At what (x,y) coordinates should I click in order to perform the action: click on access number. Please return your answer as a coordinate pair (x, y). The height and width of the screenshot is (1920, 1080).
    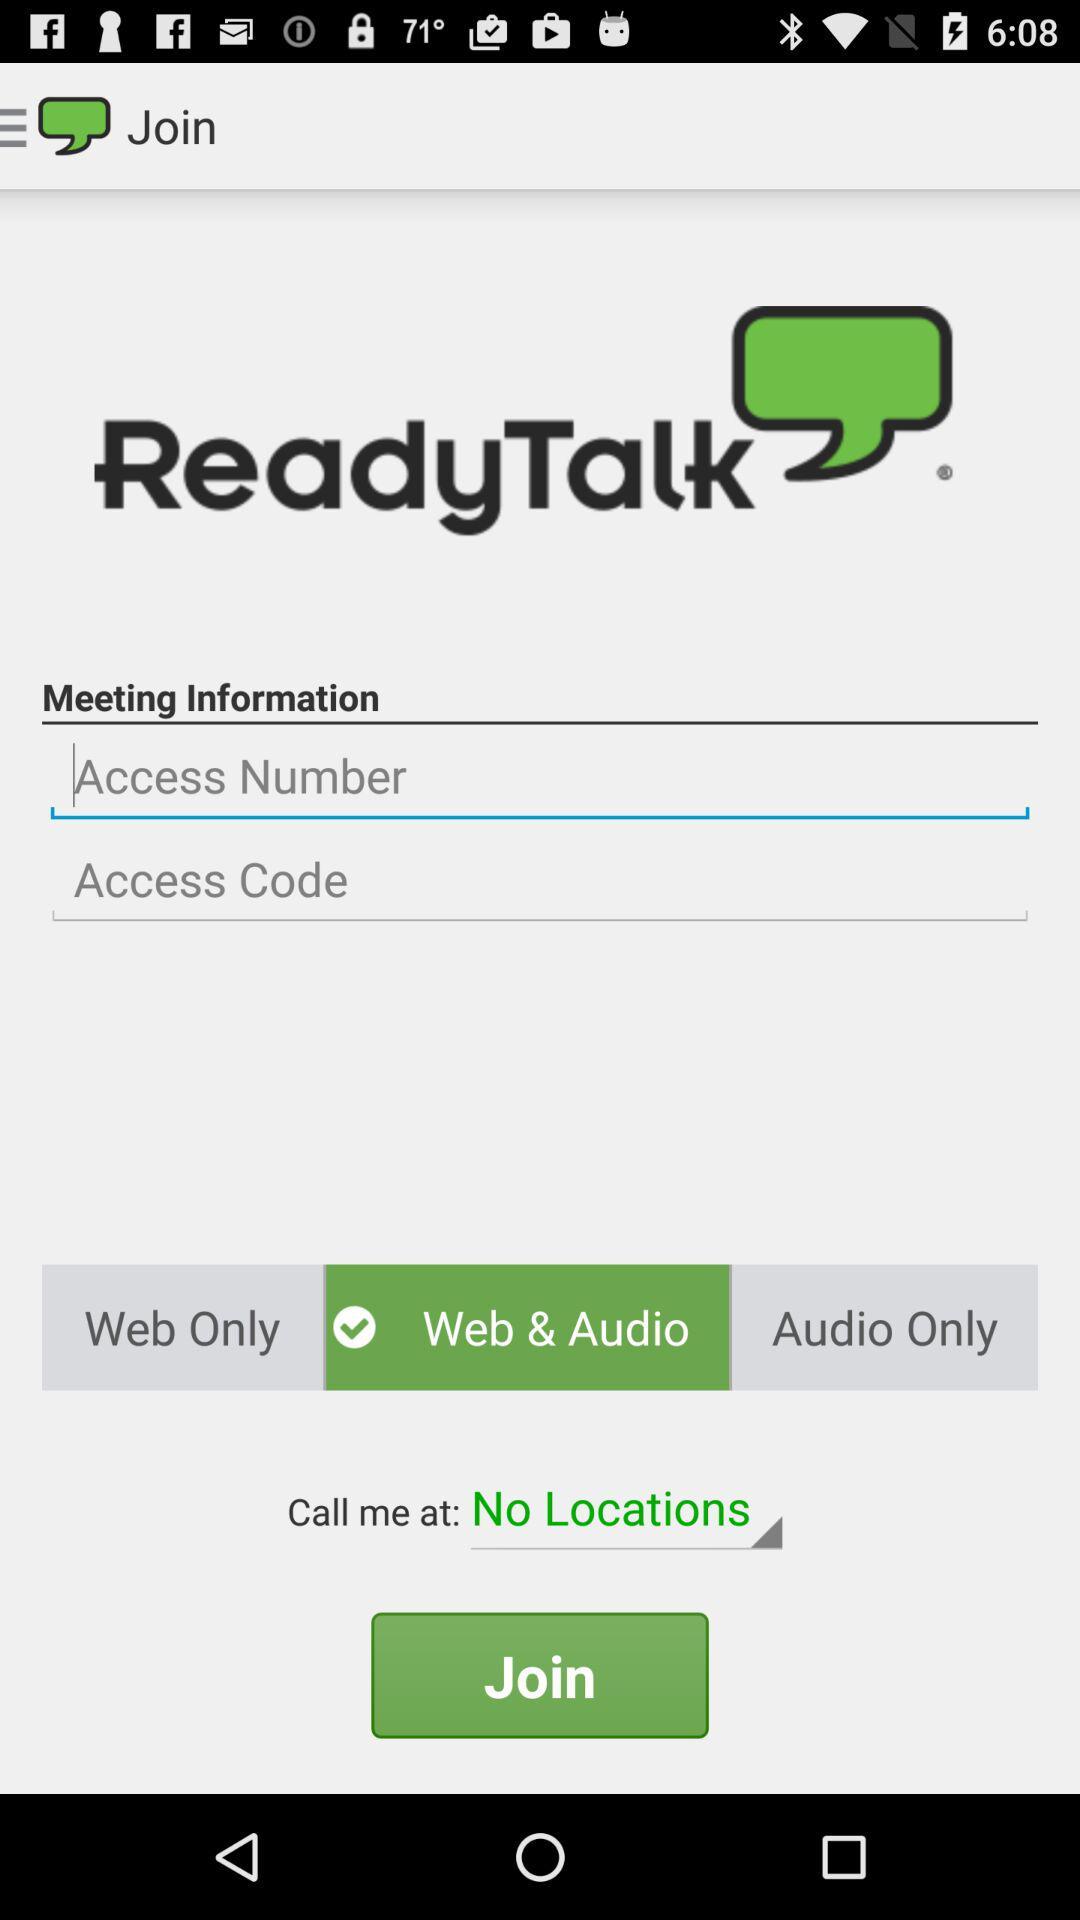
    Looking at the image, I should click on (540, 775).